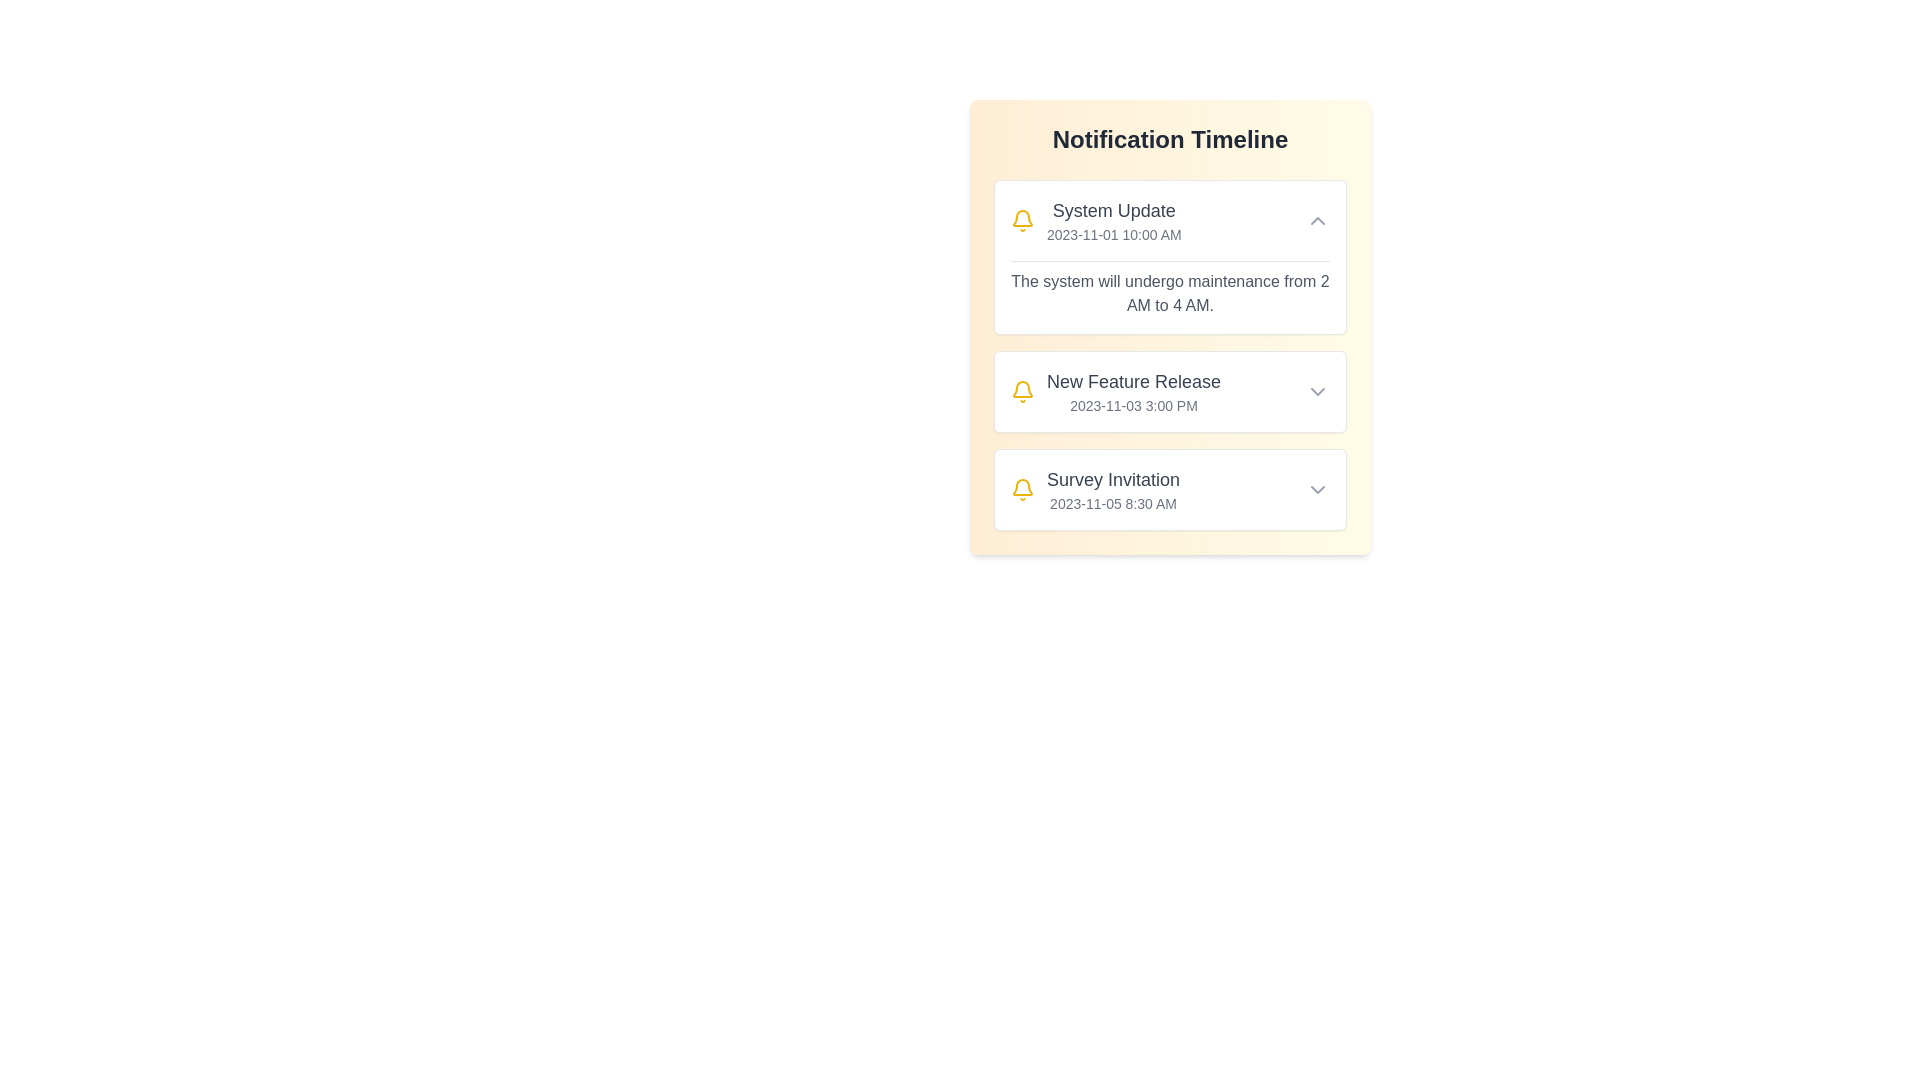  What do you see at coordinates (1113, 220) in the screenshot?
I see `the main title and timestamp text display for the system update notification, which is the first item in the 'Notification Timeline' list located under a bell icon` at bounding box center [1113, 220].